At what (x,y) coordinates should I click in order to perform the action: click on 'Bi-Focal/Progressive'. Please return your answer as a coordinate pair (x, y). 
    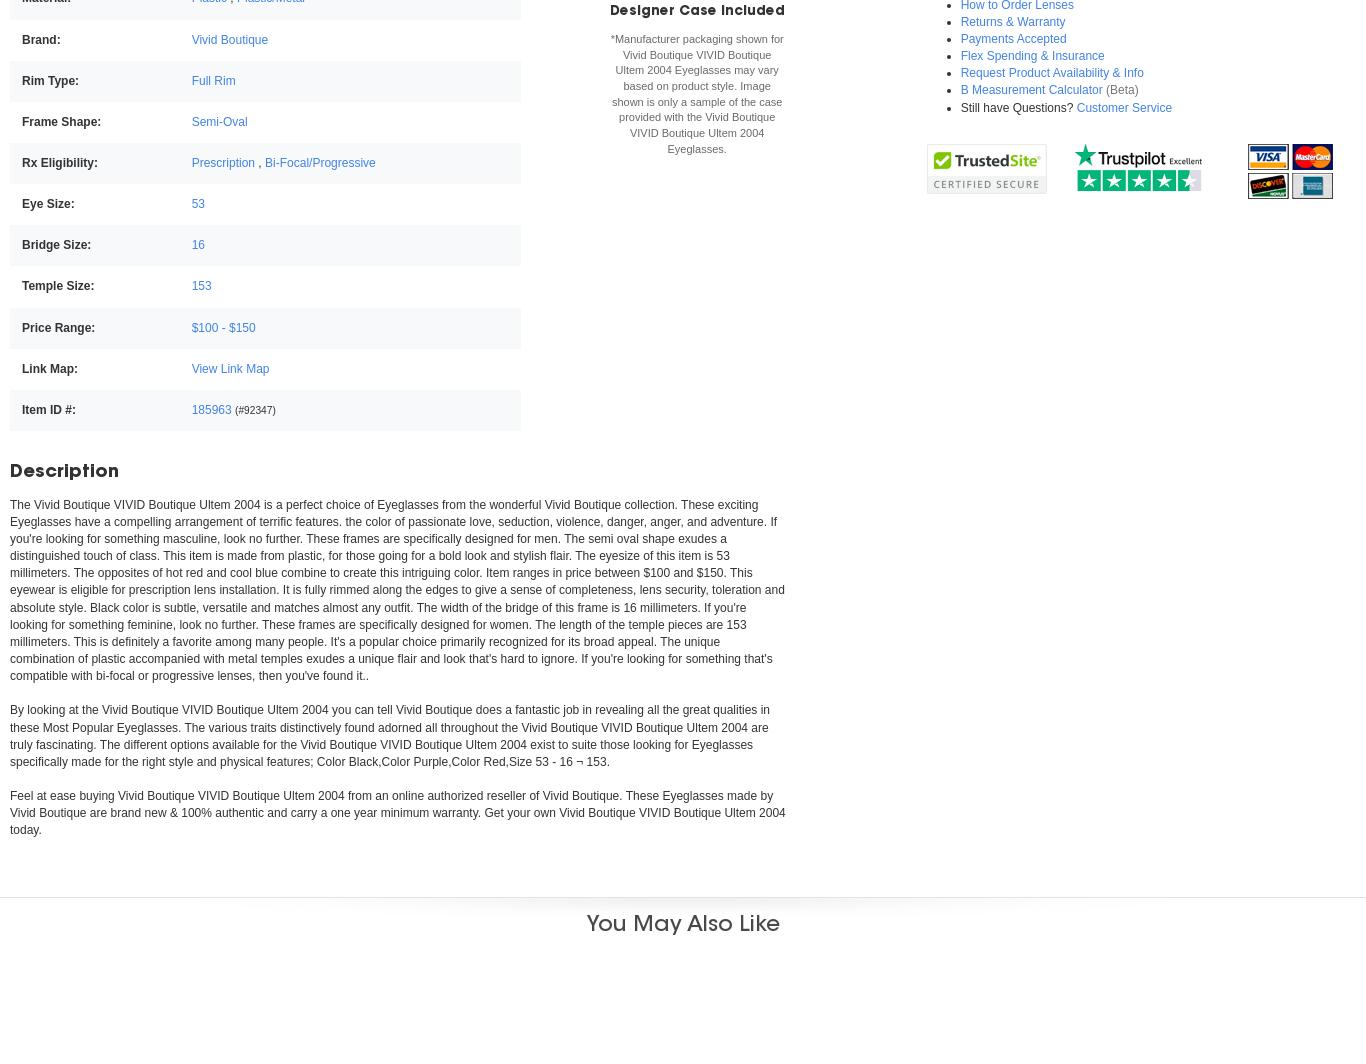
    Looking at the image, I should click on (265, 163).